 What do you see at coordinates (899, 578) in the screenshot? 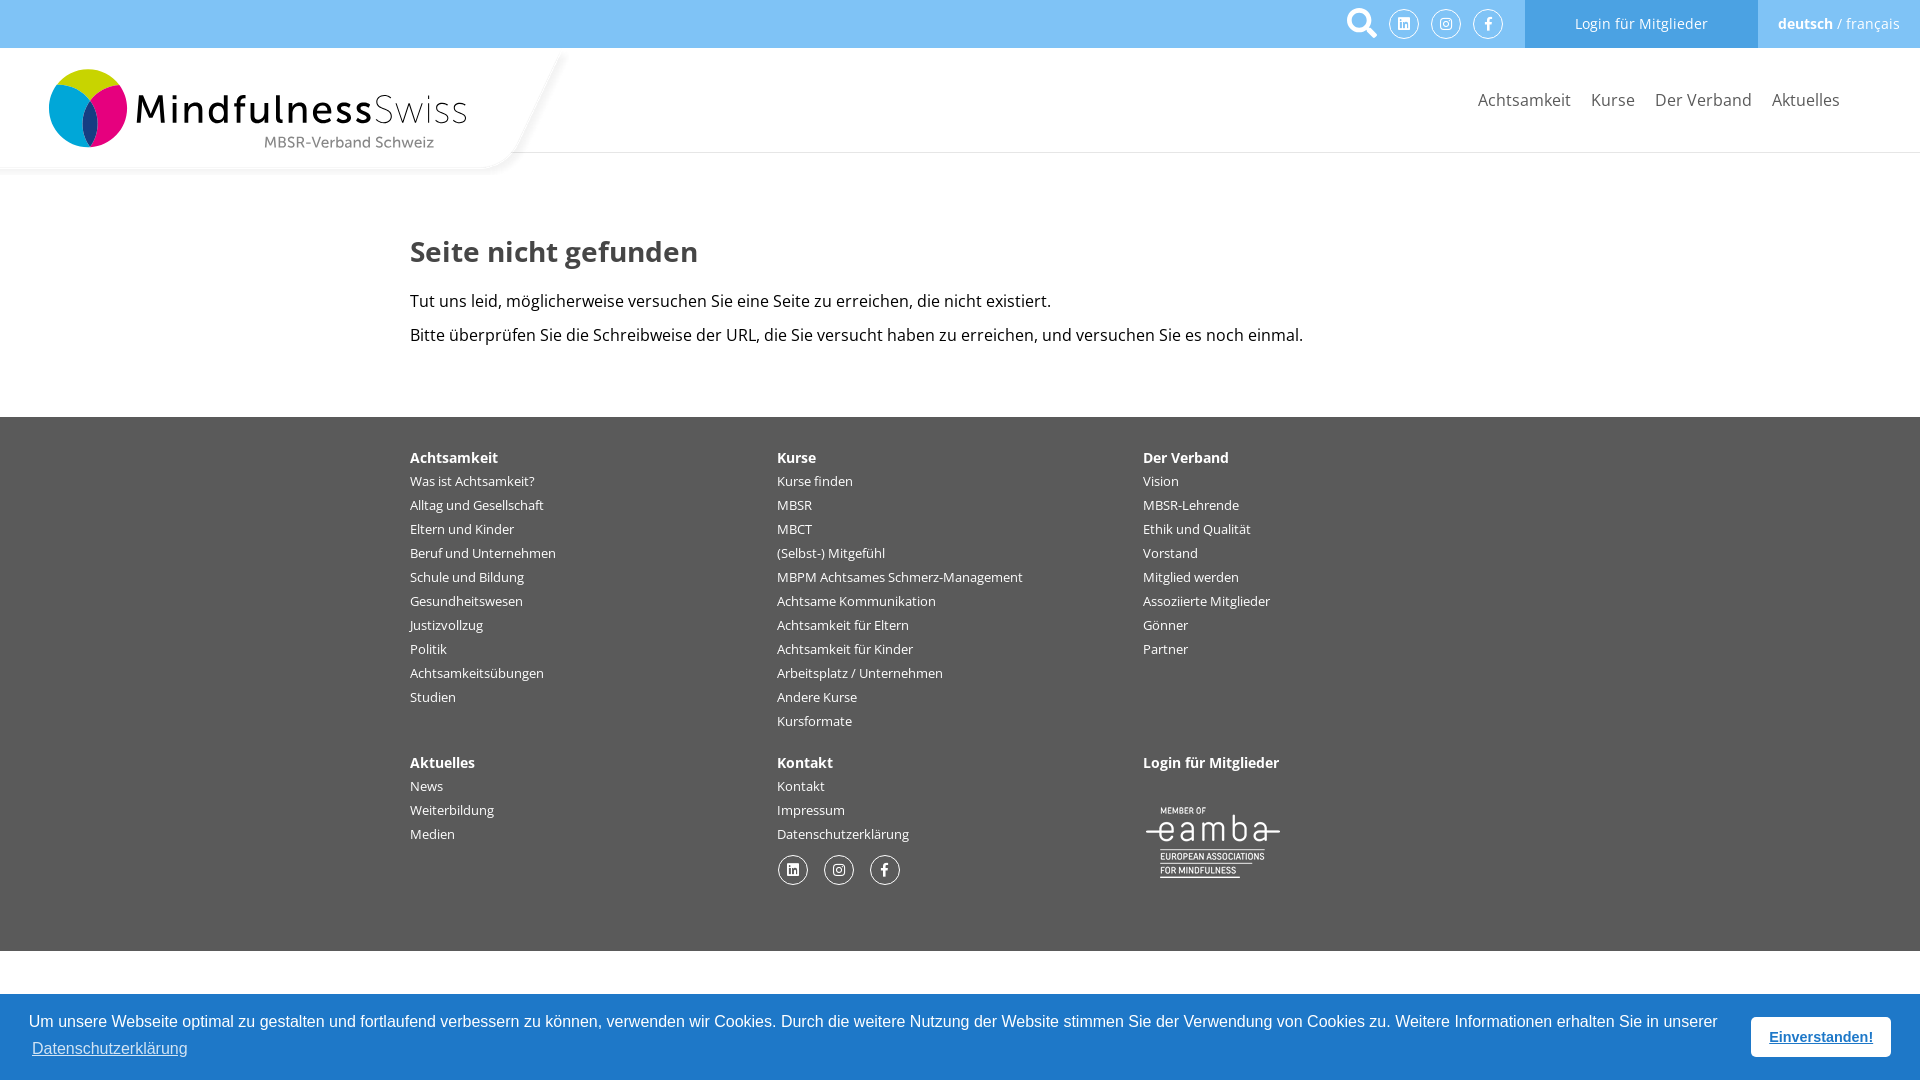
I see `'MBPM Achtsames Schmerz-Management'` at bounding box center [899, 578].